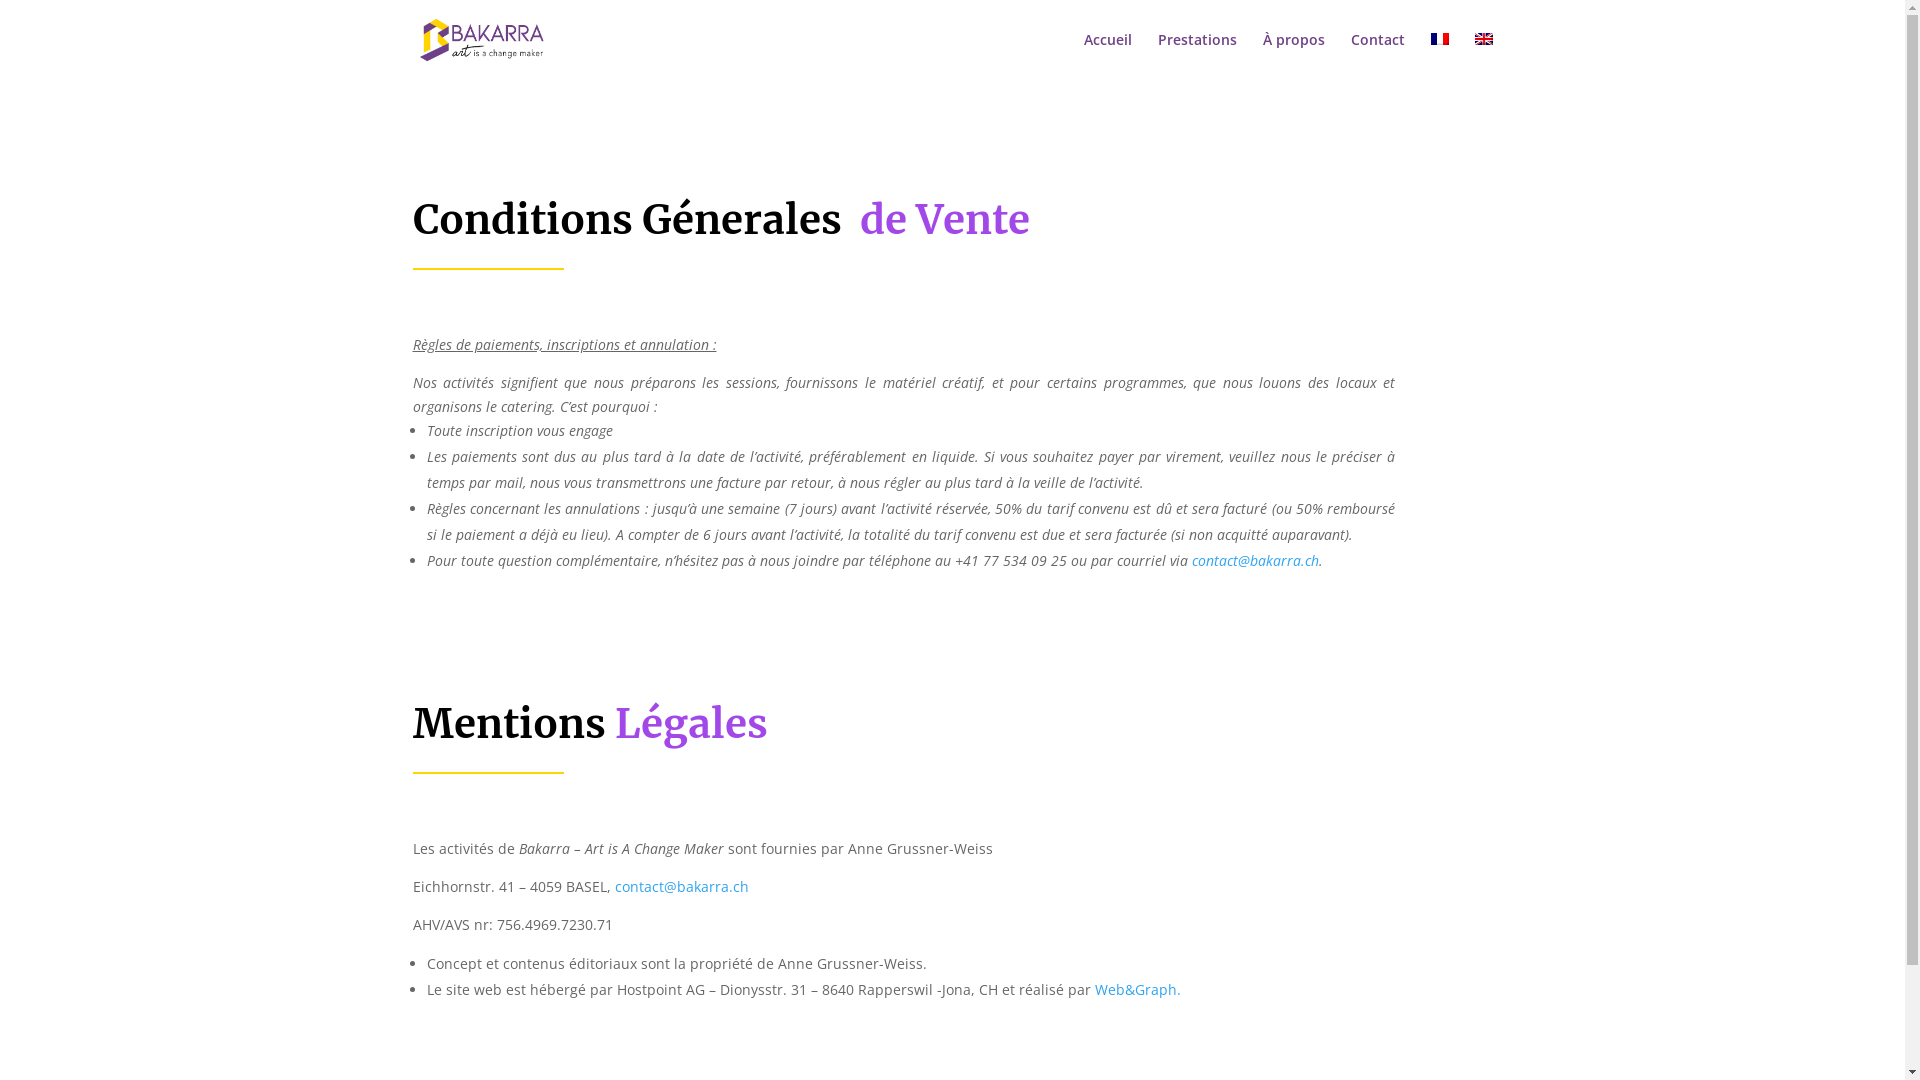  What do you see at coordinates (1107, 55) in the screenshot?
I see `'Accueil'` at bounding box center [1107, 55].